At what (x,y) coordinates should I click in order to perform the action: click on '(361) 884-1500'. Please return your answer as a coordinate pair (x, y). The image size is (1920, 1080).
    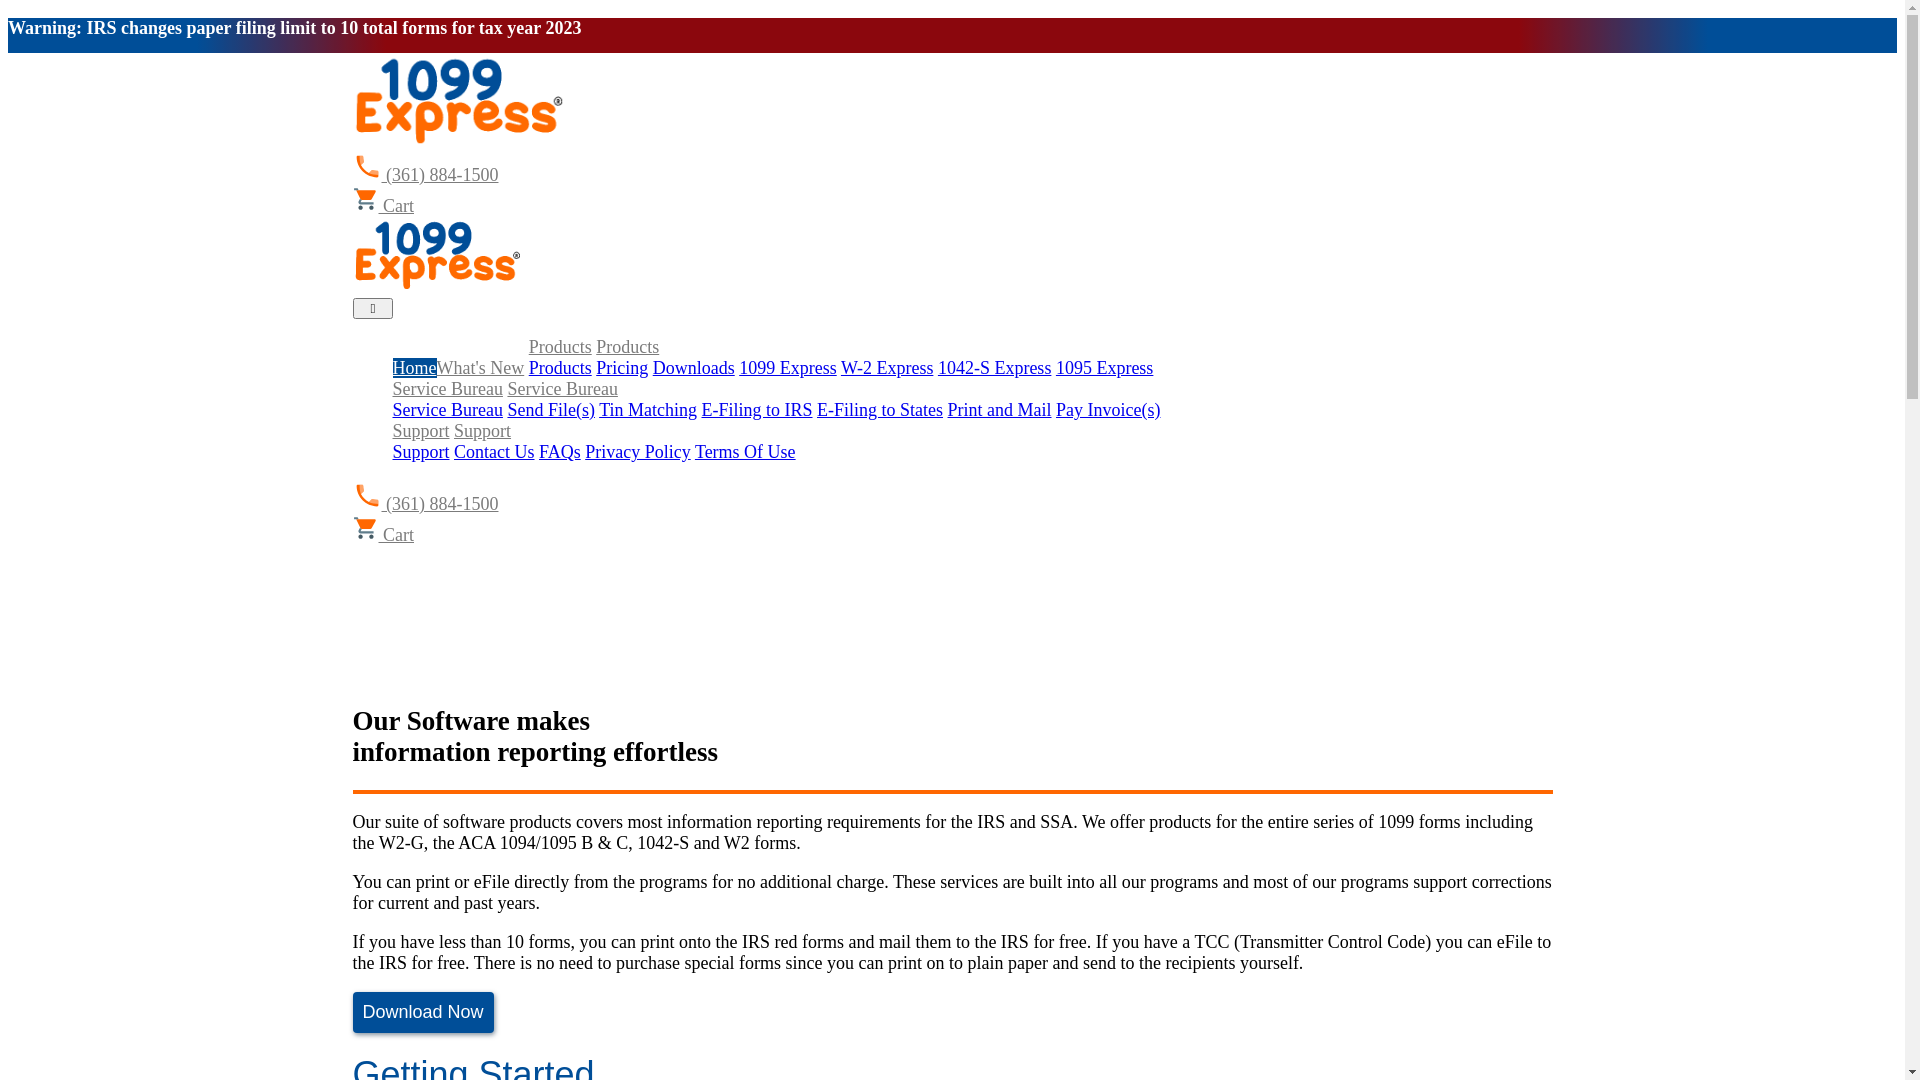
    Looking at the image, I should click on (424, 503).